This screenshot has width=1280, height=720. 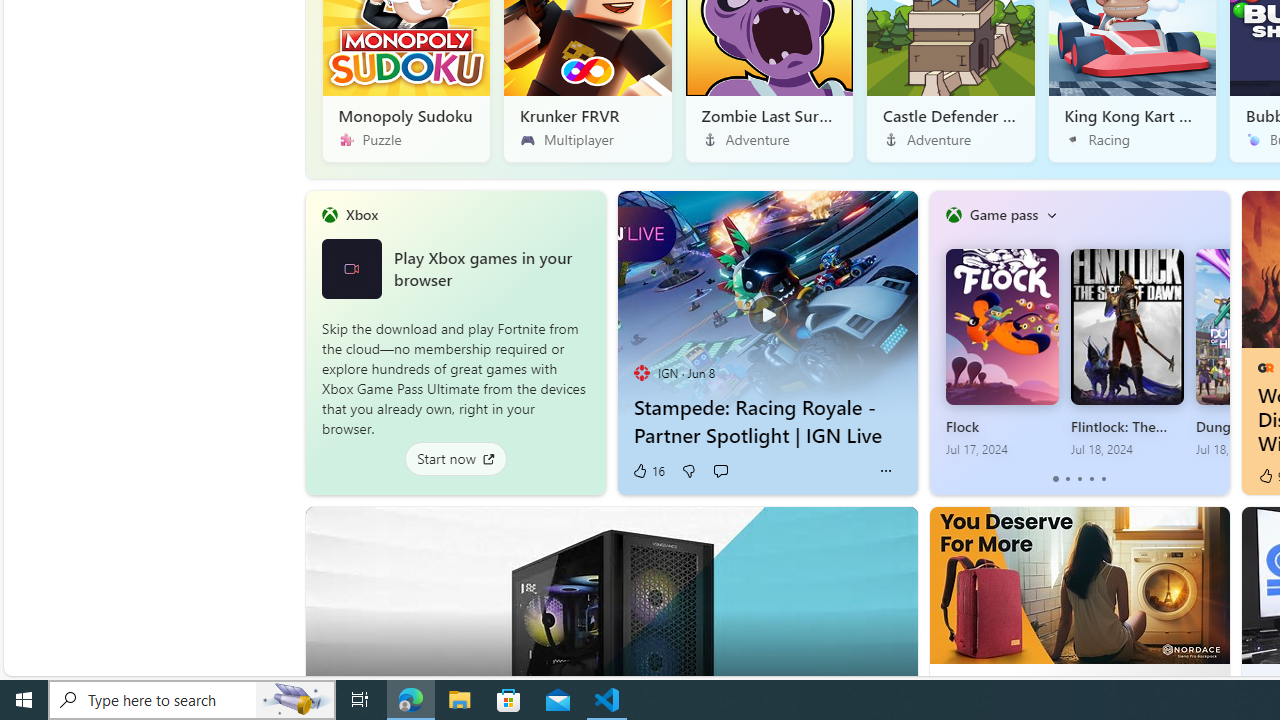 I want to click on 'Start now', so click(x=454, y=458).